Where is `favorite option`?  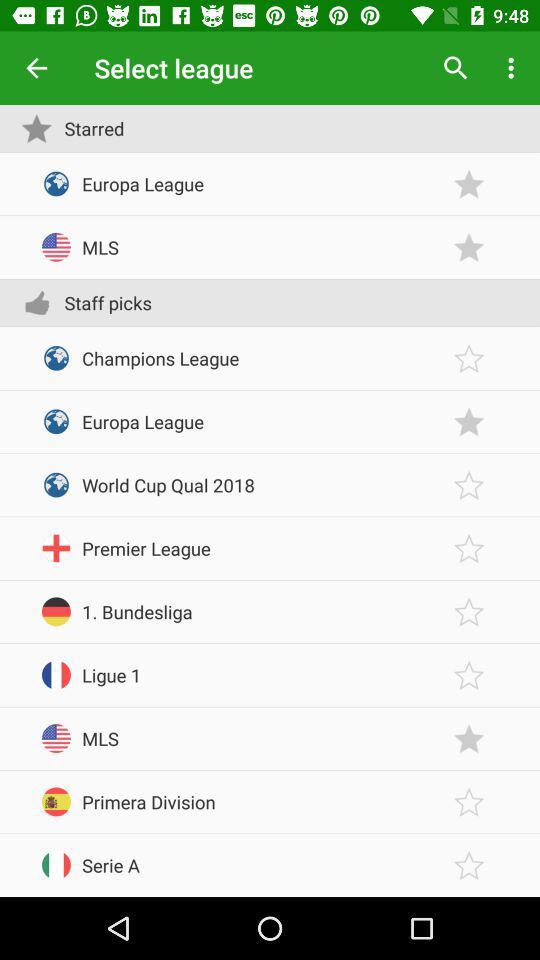
favorite option is located at coordinates (469, 358).